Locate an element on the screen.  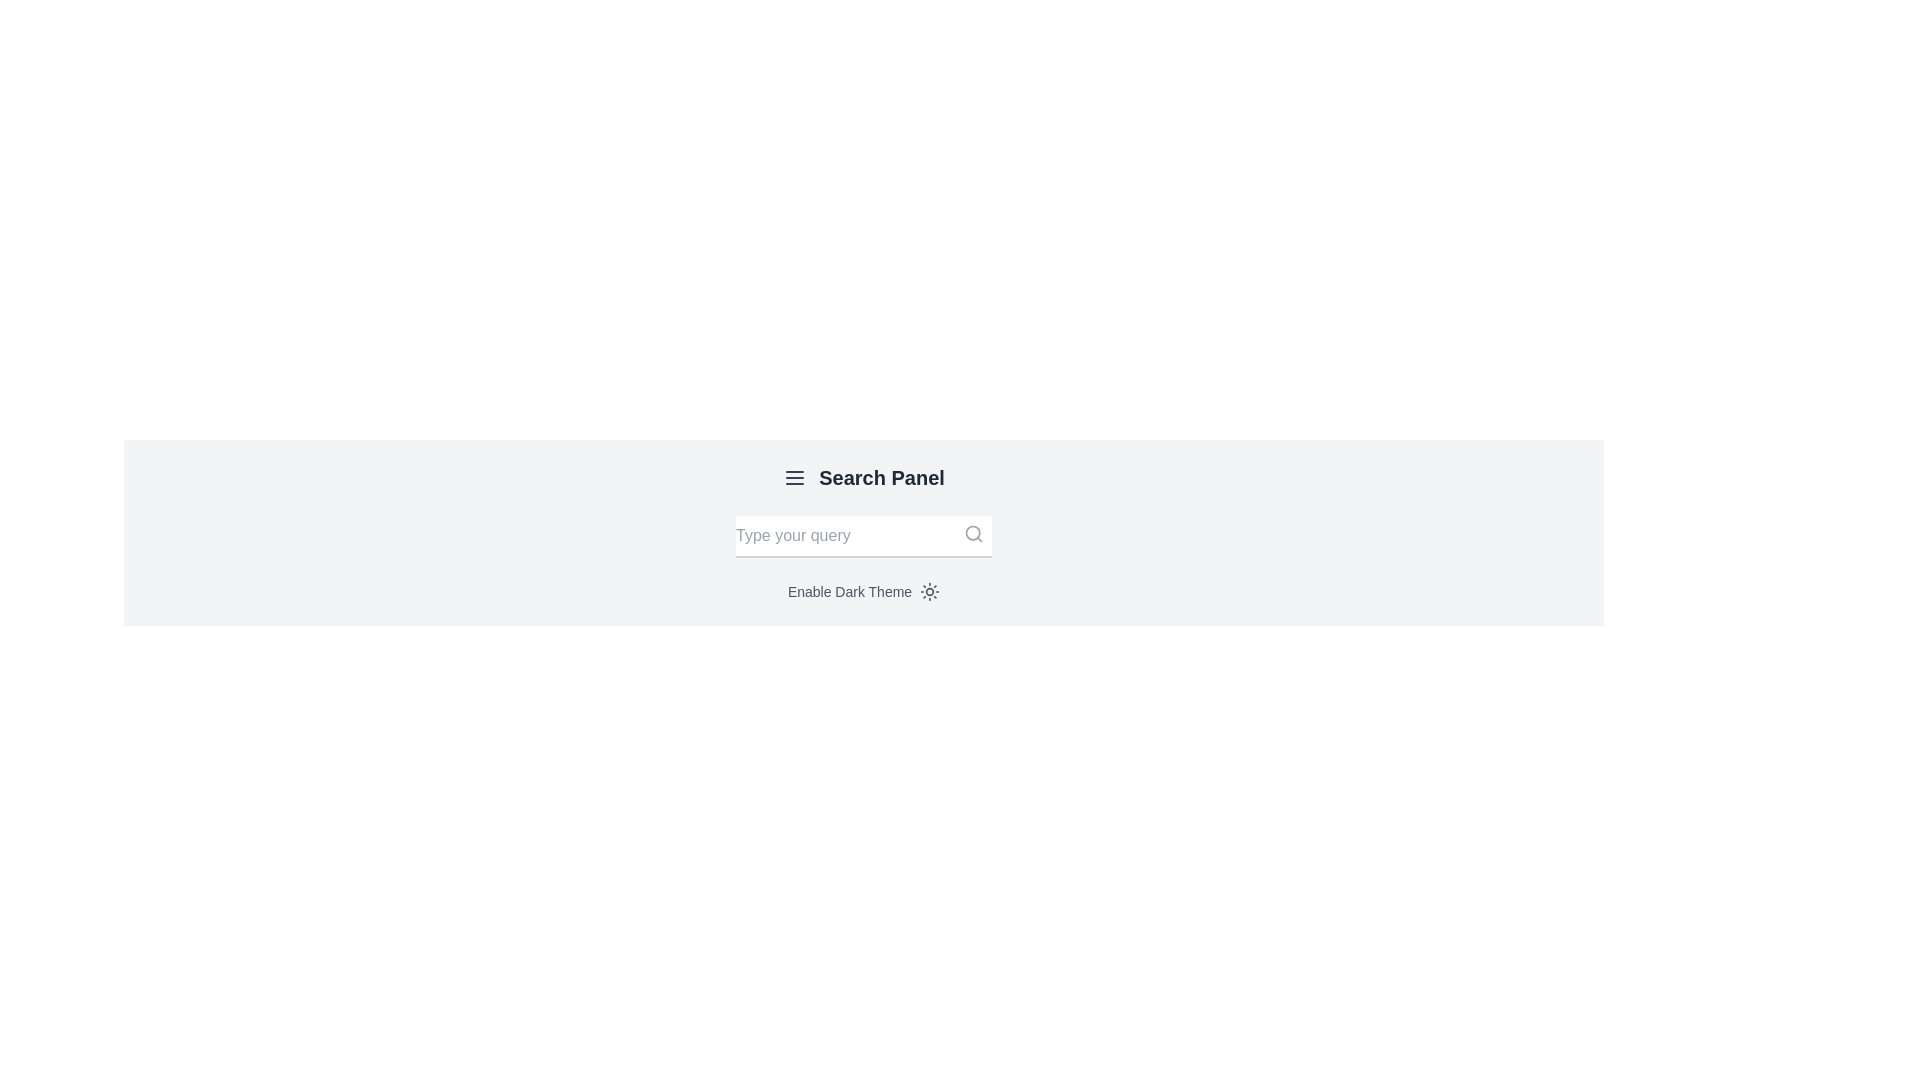
the search icon, which is a gray magnifying glass located at the top-right corner of the text input field is located at coordinates (974, 532).